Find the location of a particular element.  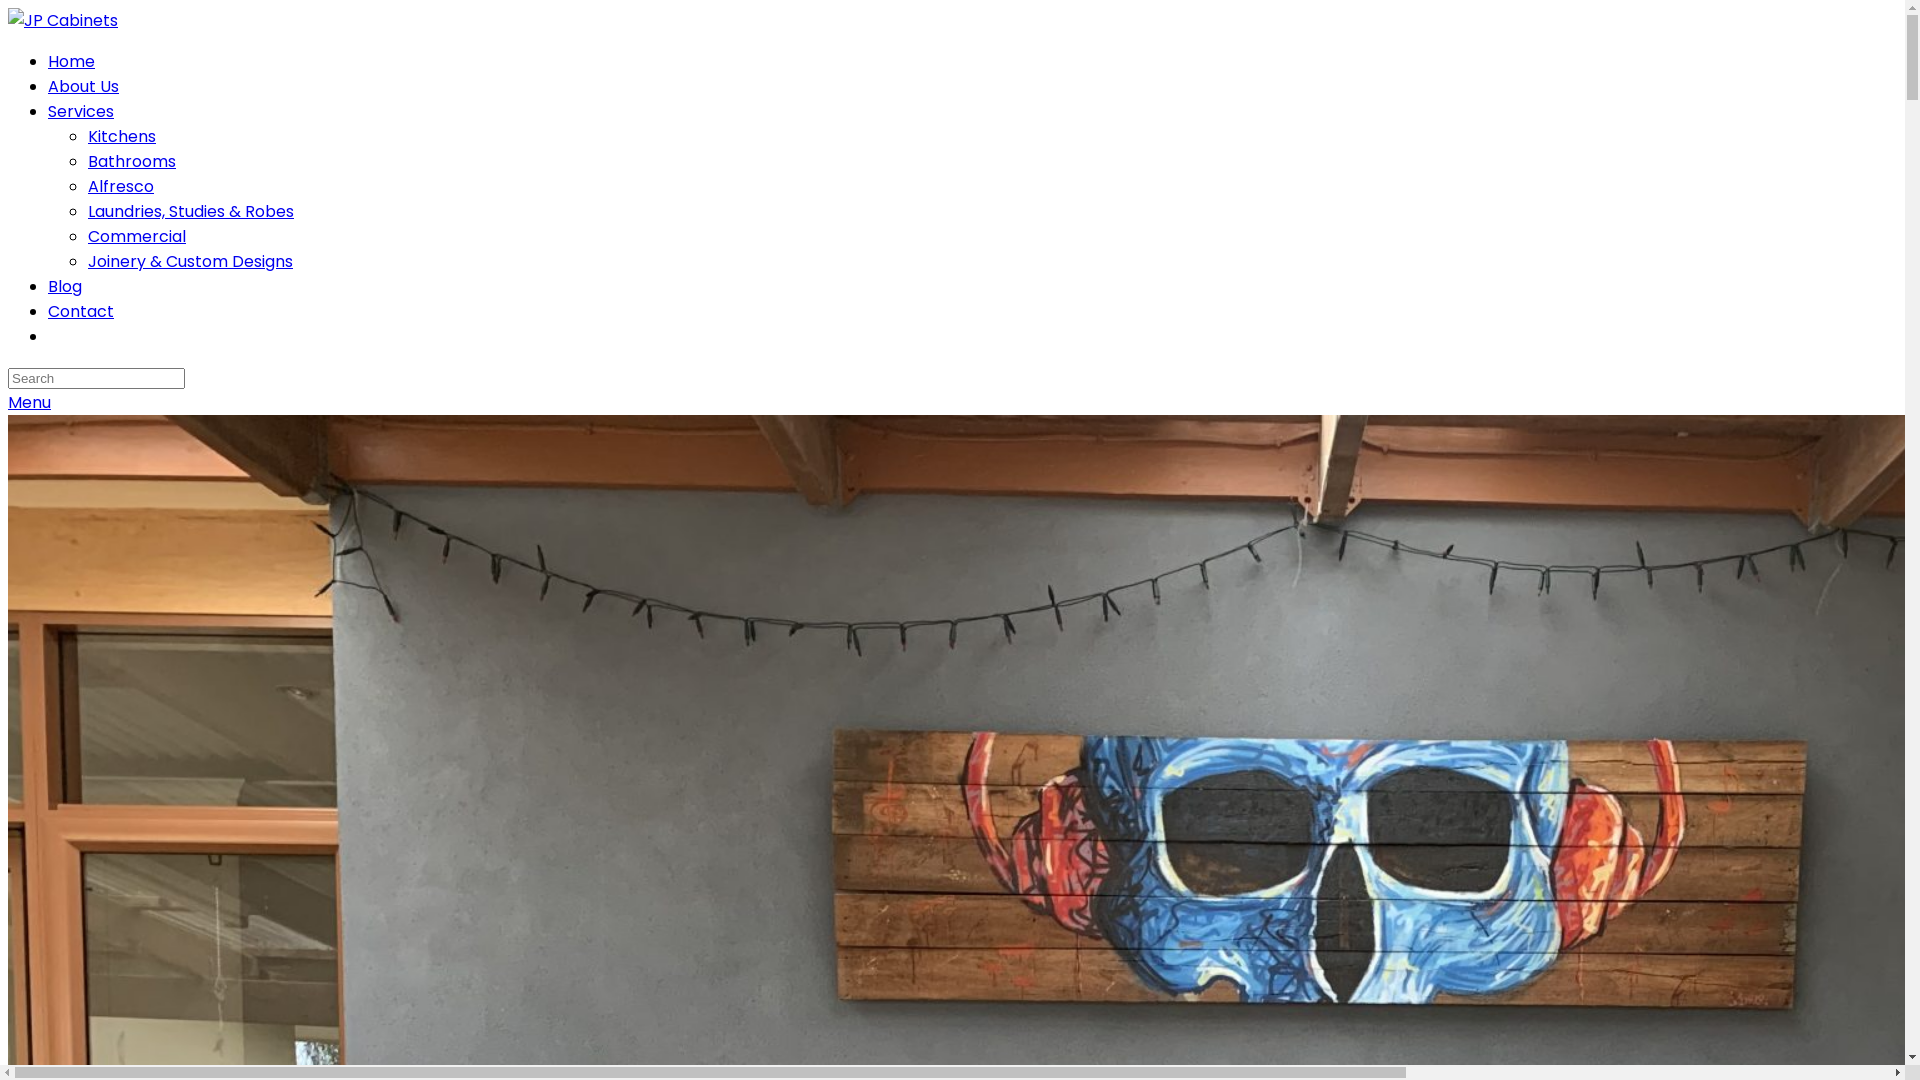

'Joinery & Custom Designs' is located at coordinates (86, 260).